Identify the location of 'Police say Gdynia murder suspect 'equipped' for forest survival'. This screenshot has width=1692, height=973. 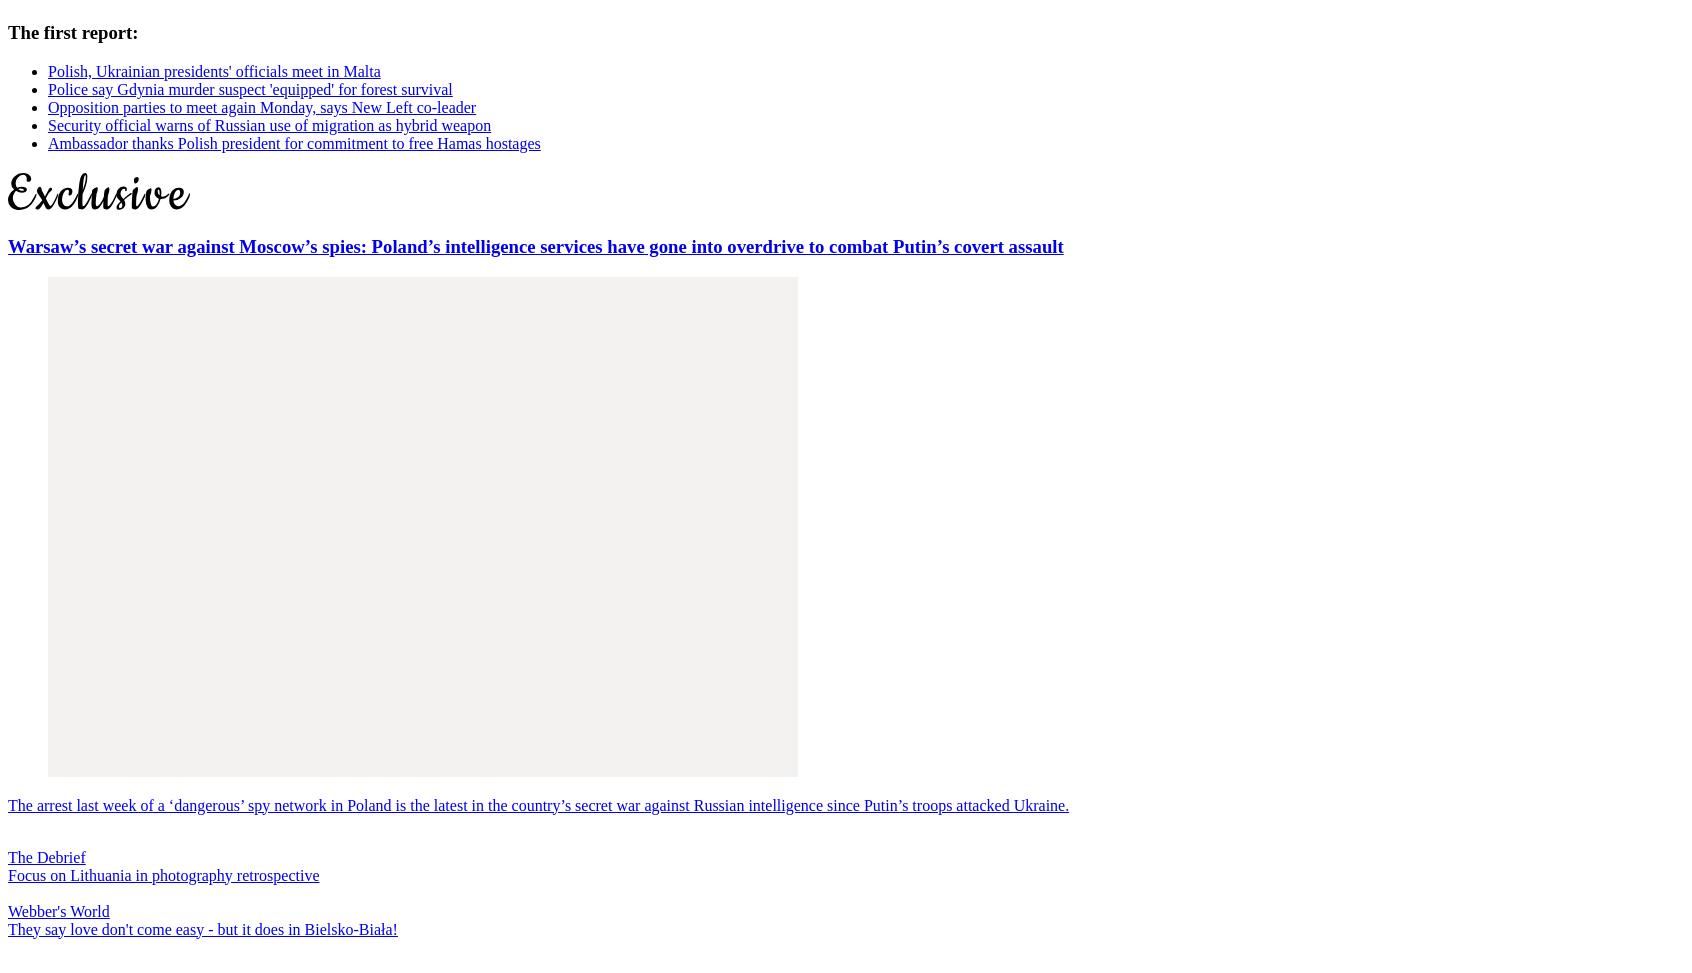
(250, 88).